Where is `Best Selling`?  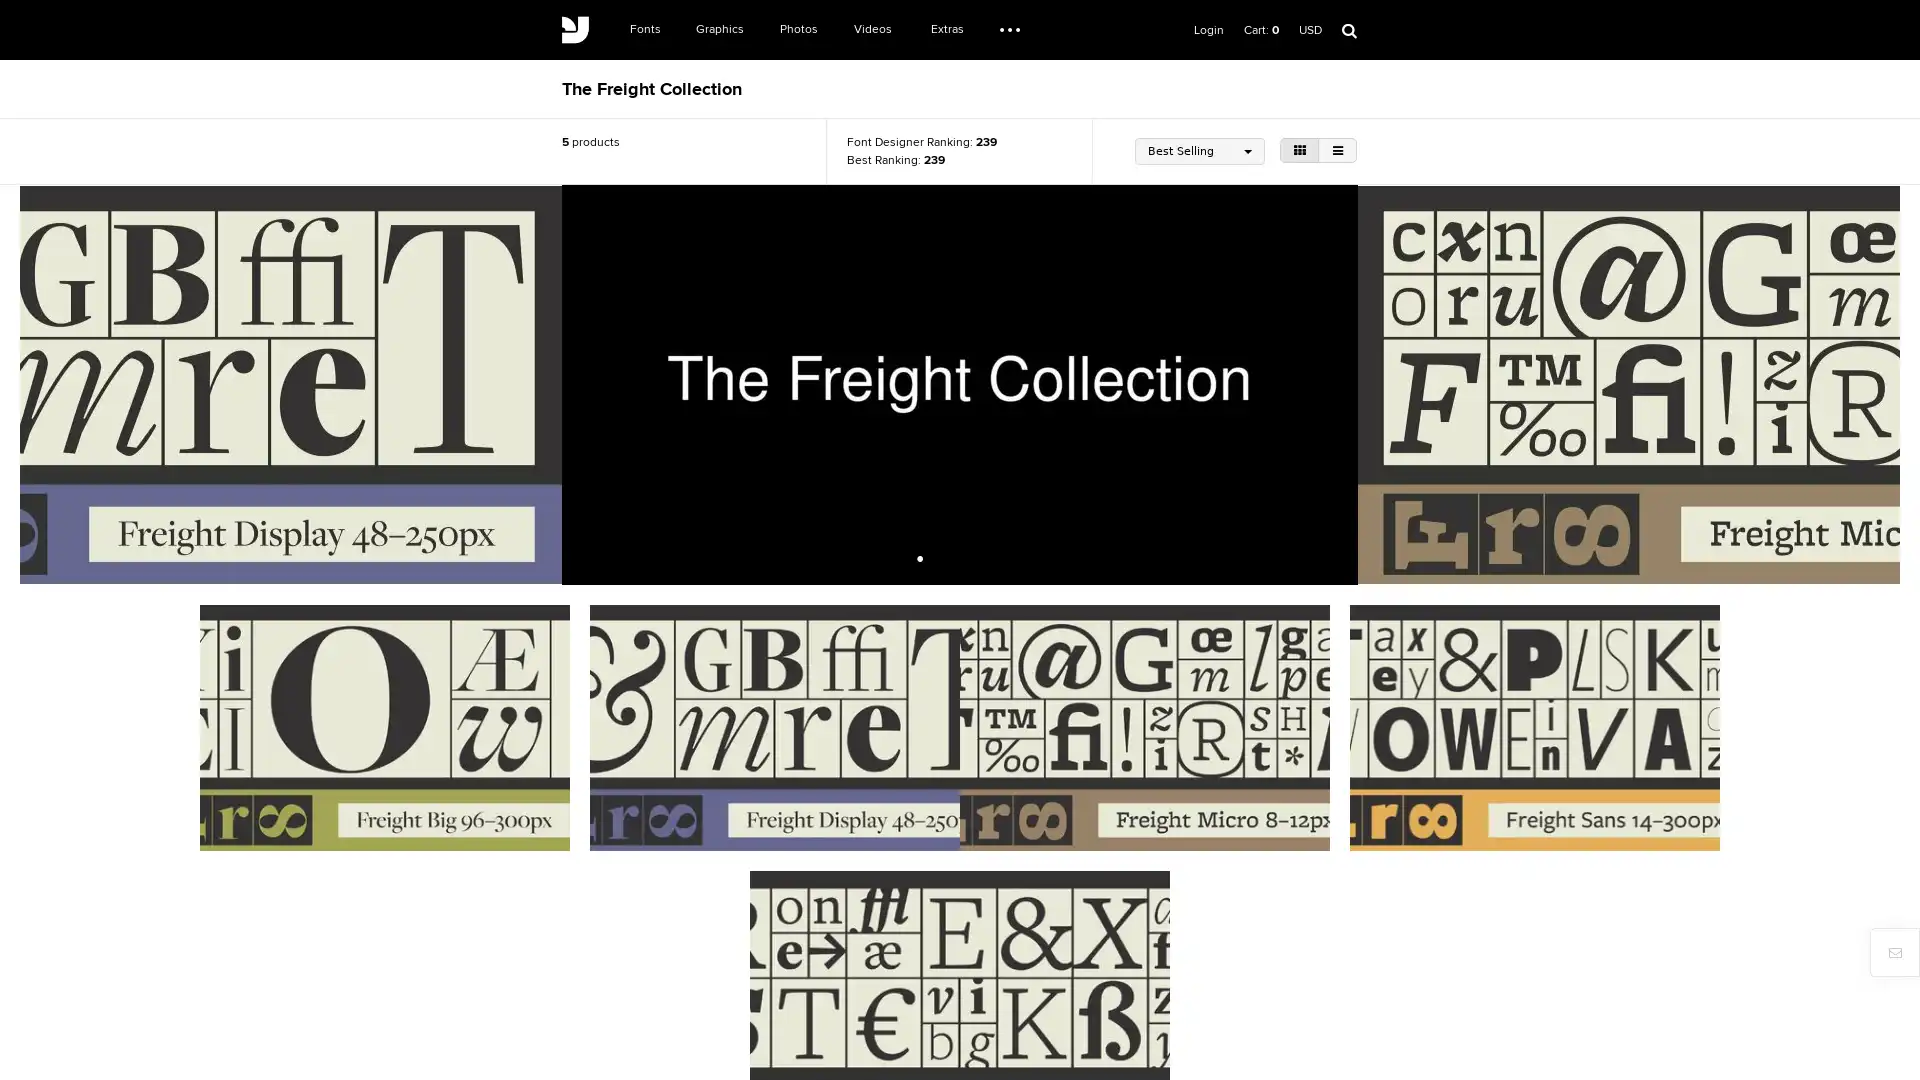
Best Selling is located at coordinates (1200, 150).